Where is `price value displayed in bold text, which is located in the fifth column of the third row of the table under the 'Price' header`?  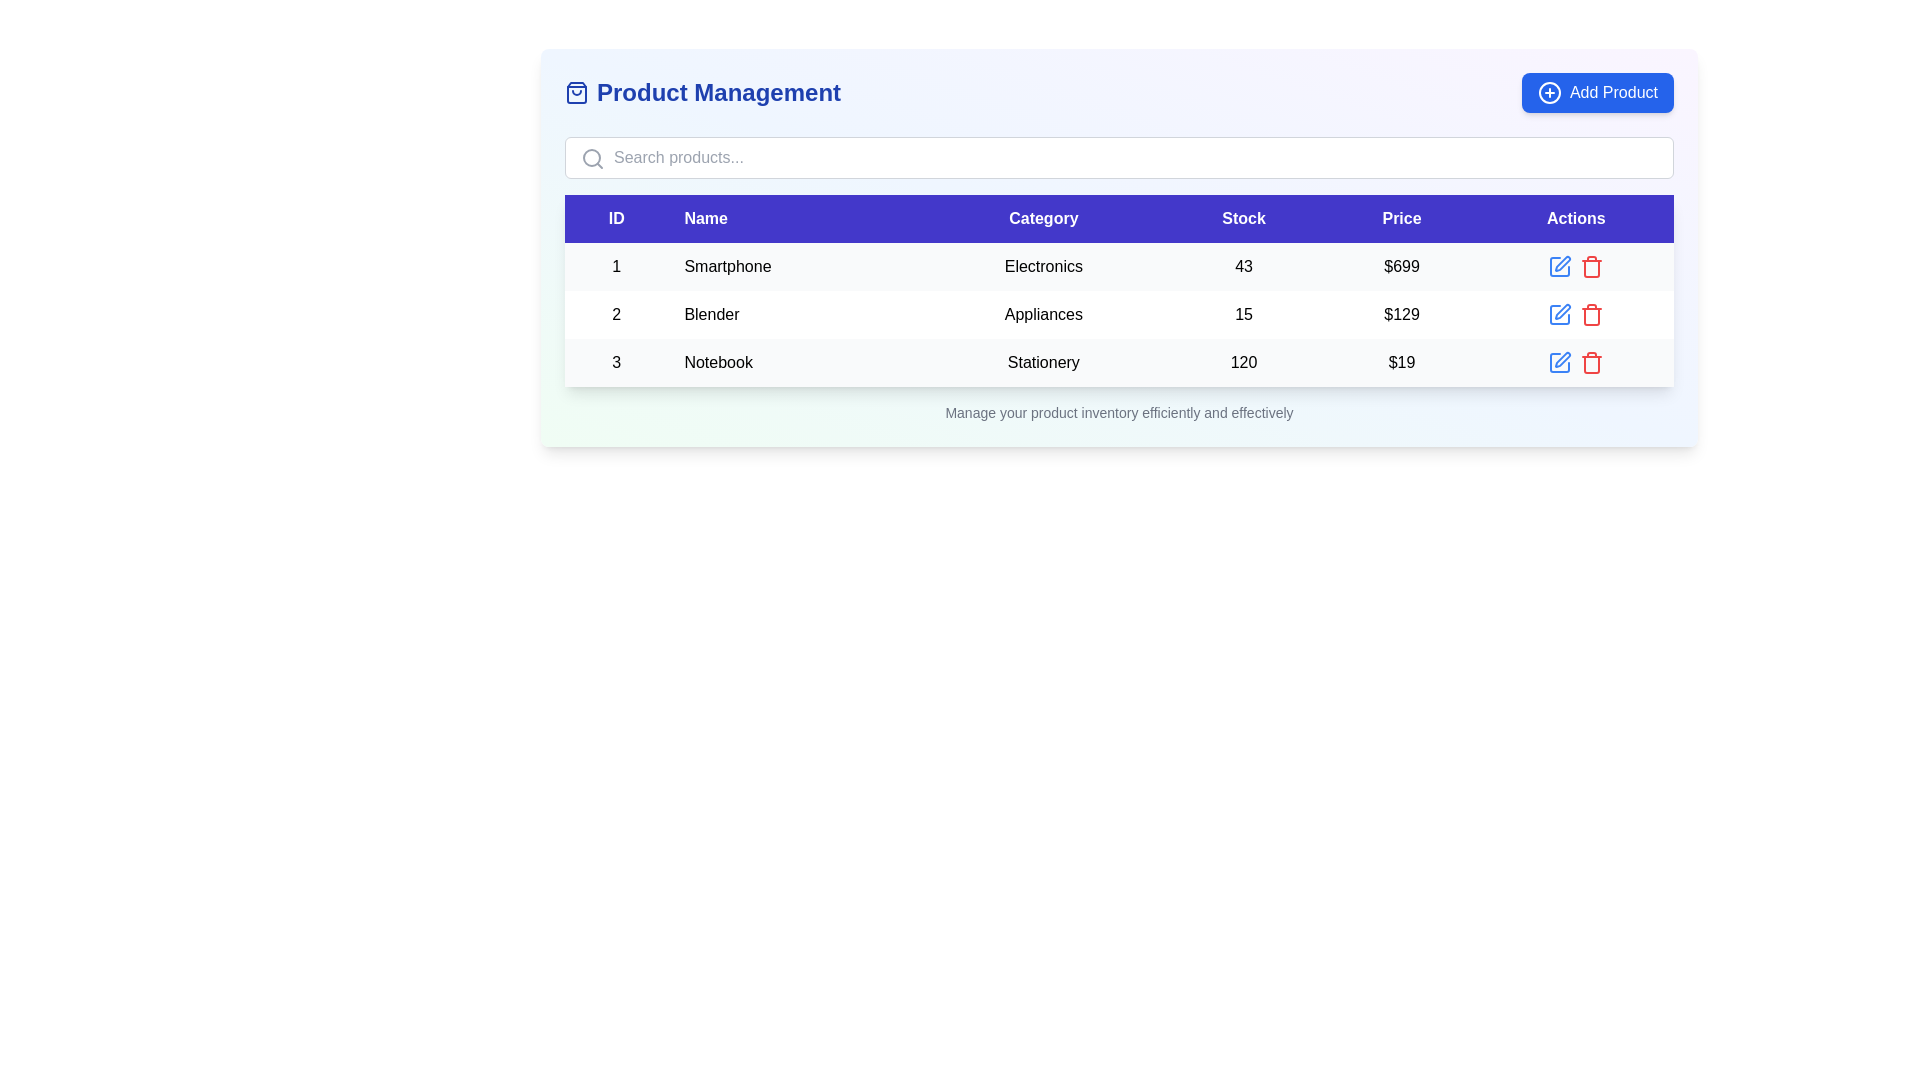
price value displayed in bold text, which is located in the fifth column of the third row of the table under the 'Price' header is located at coordinates (1400, 362).